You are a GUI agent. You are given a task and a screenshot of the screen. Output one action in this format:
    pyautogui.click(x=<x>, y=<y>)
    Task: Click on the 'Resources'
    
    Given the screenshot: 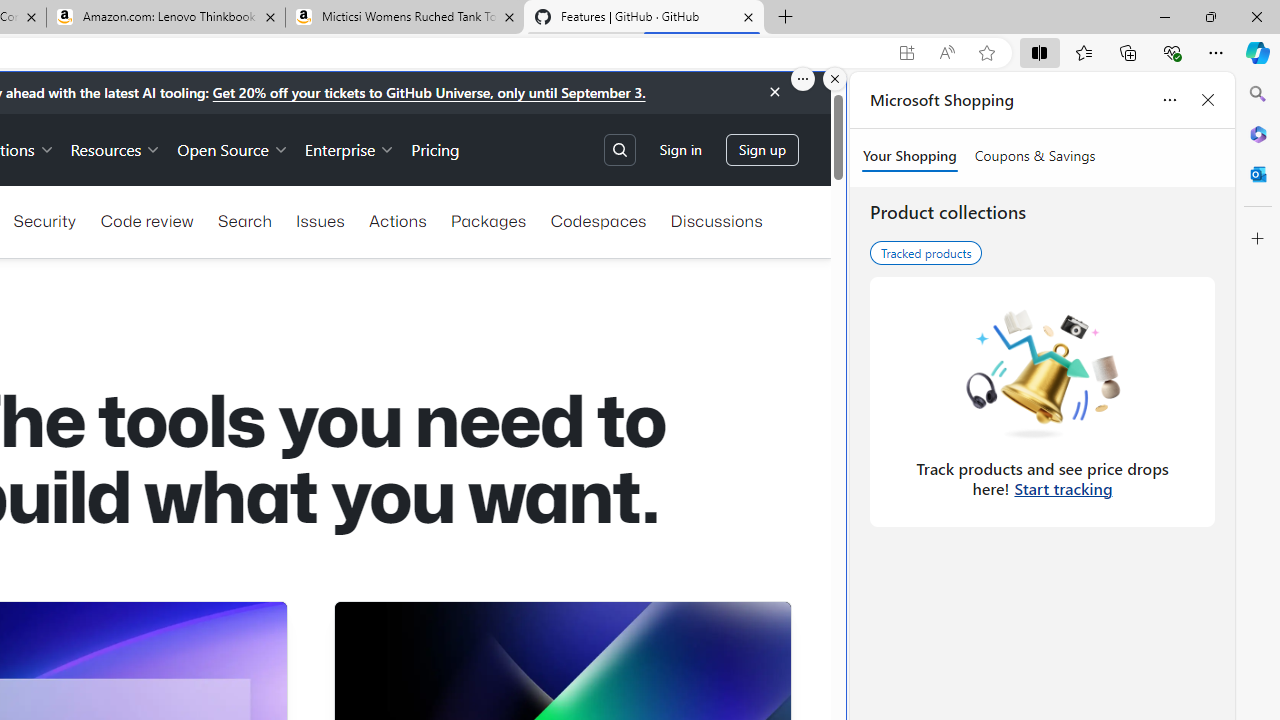 What is the action you would take?
    pyautogui.click(x=114, y=148)
    